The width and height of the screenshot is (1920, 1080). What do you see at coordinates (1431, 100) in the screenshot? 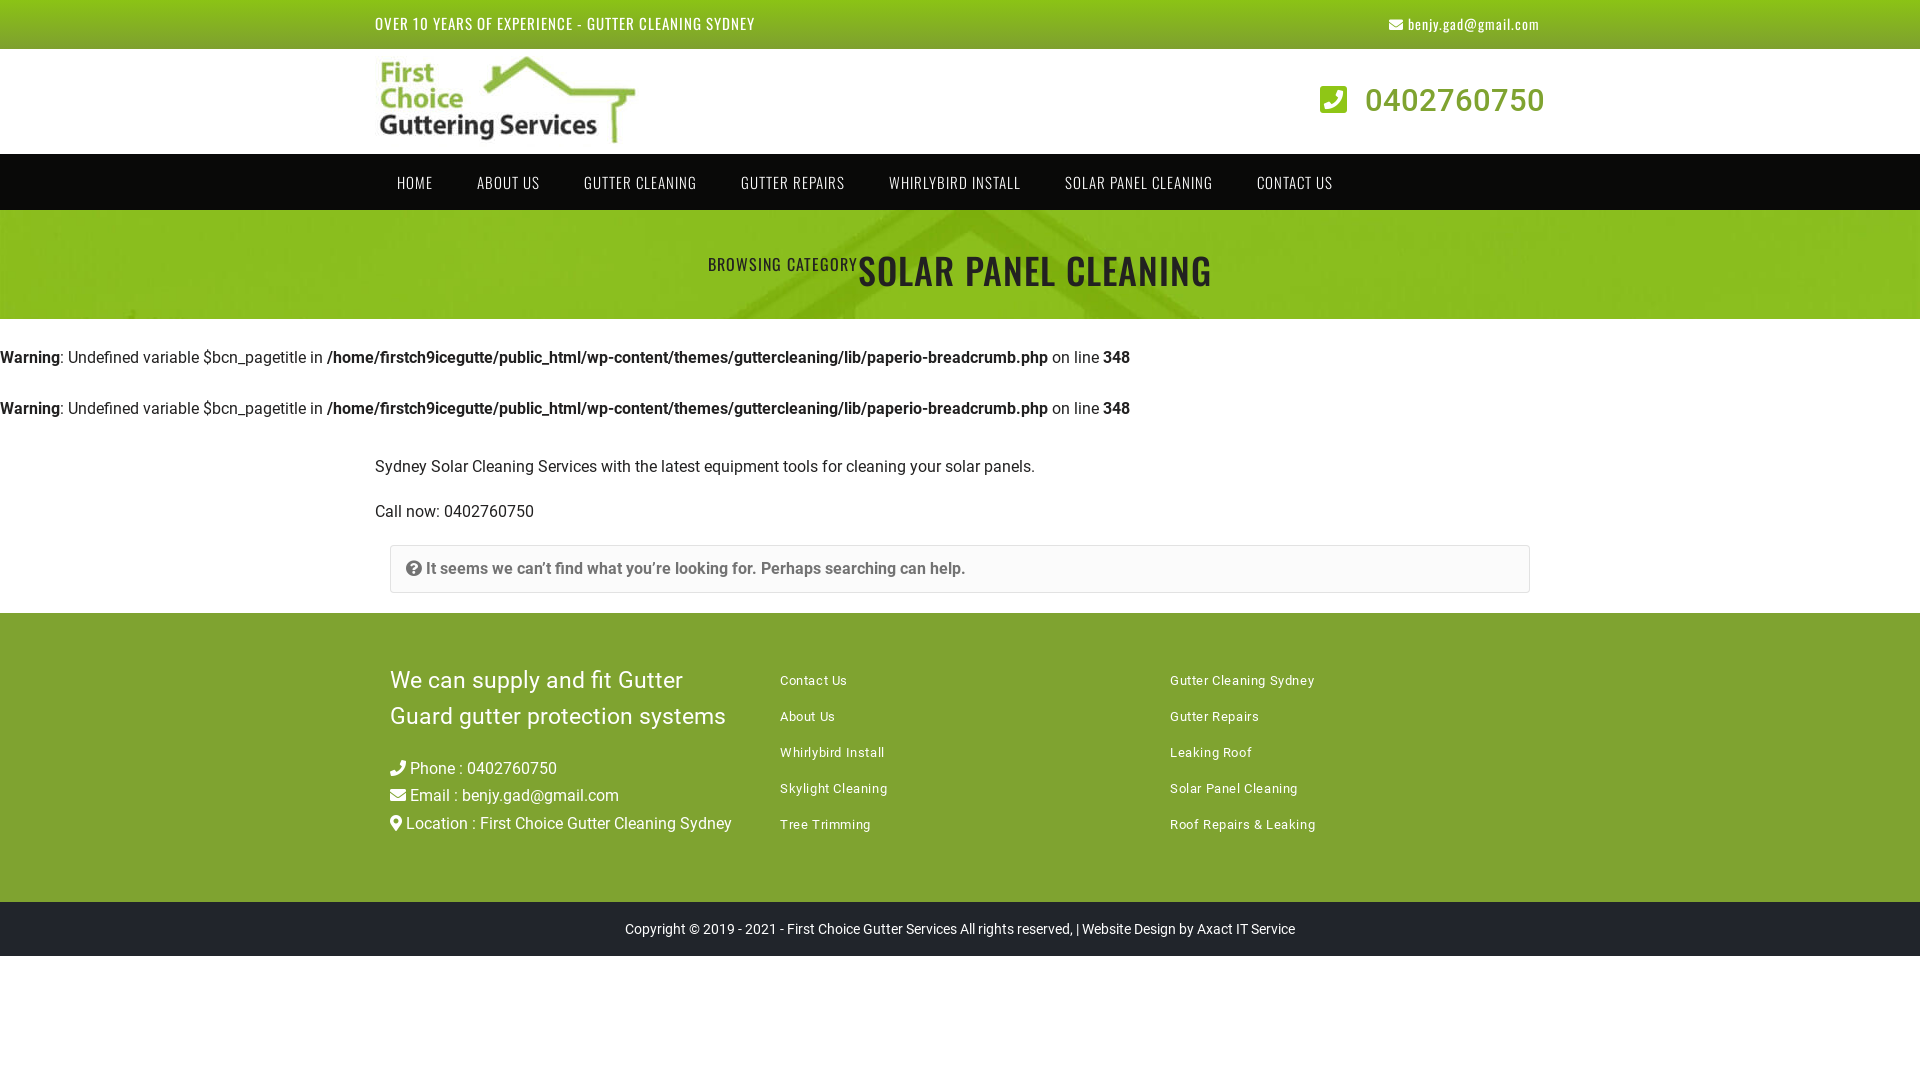
I see `'0402760750'` at bounding box center [1431, 100].